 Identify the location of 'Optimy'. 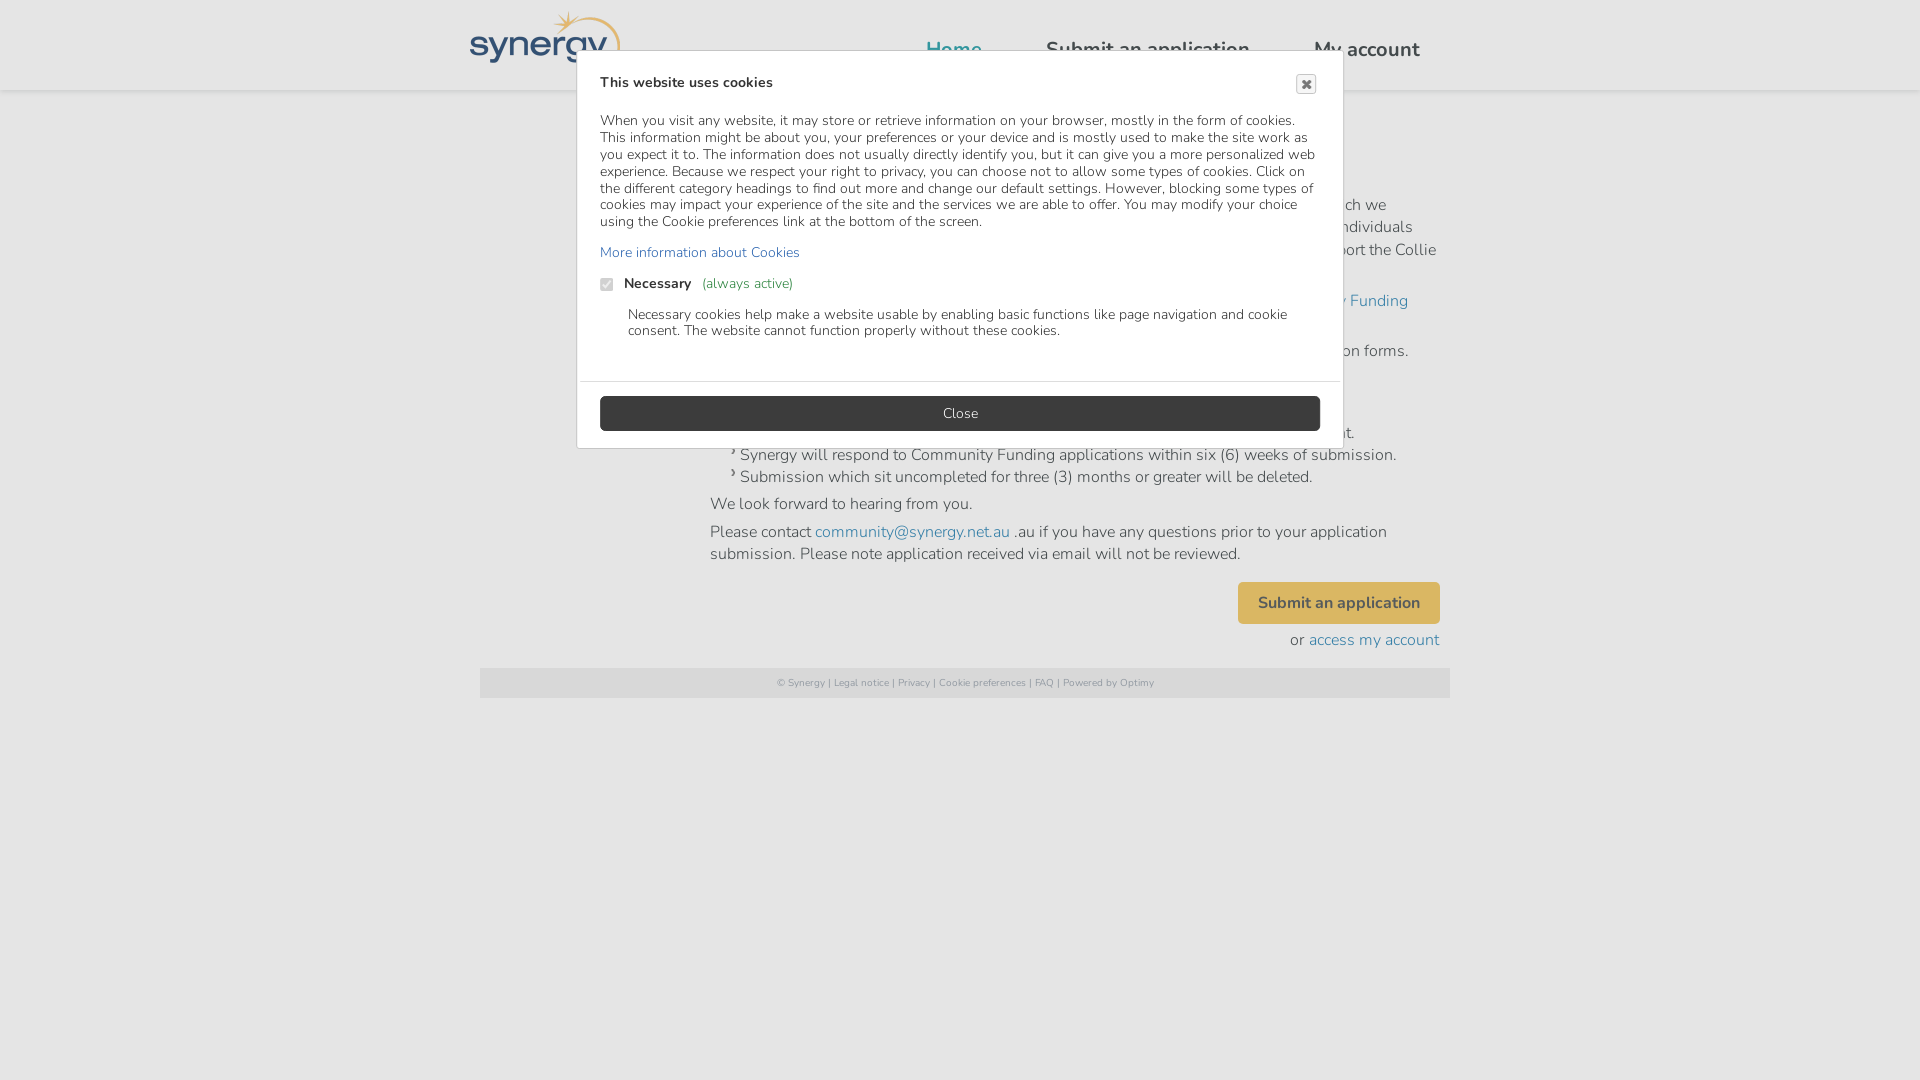
(1137, 681).